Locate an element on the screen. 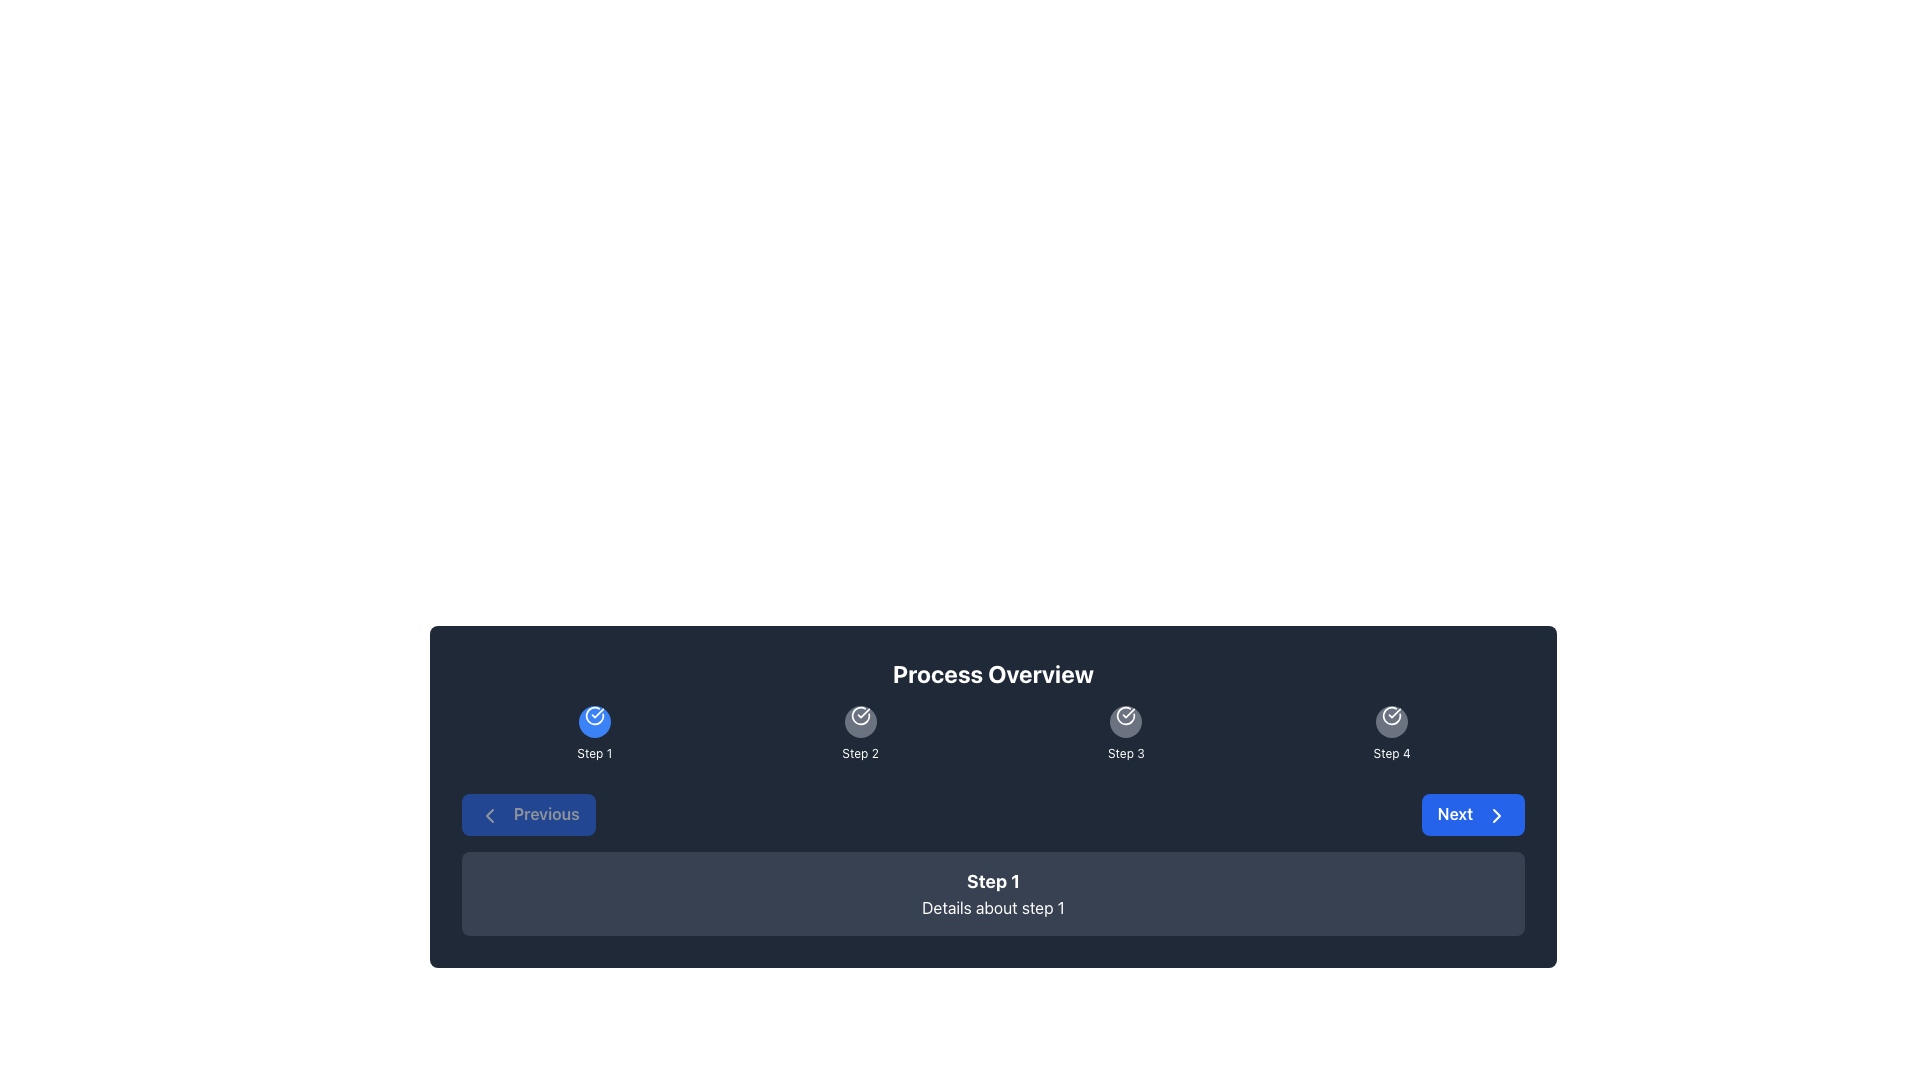 The image size is (1920, 1080). the small left-facing arrow icon styled as an outline, located within the 'Previous' button at the bottom left of the dialog box is located at coordinates (489, 814).